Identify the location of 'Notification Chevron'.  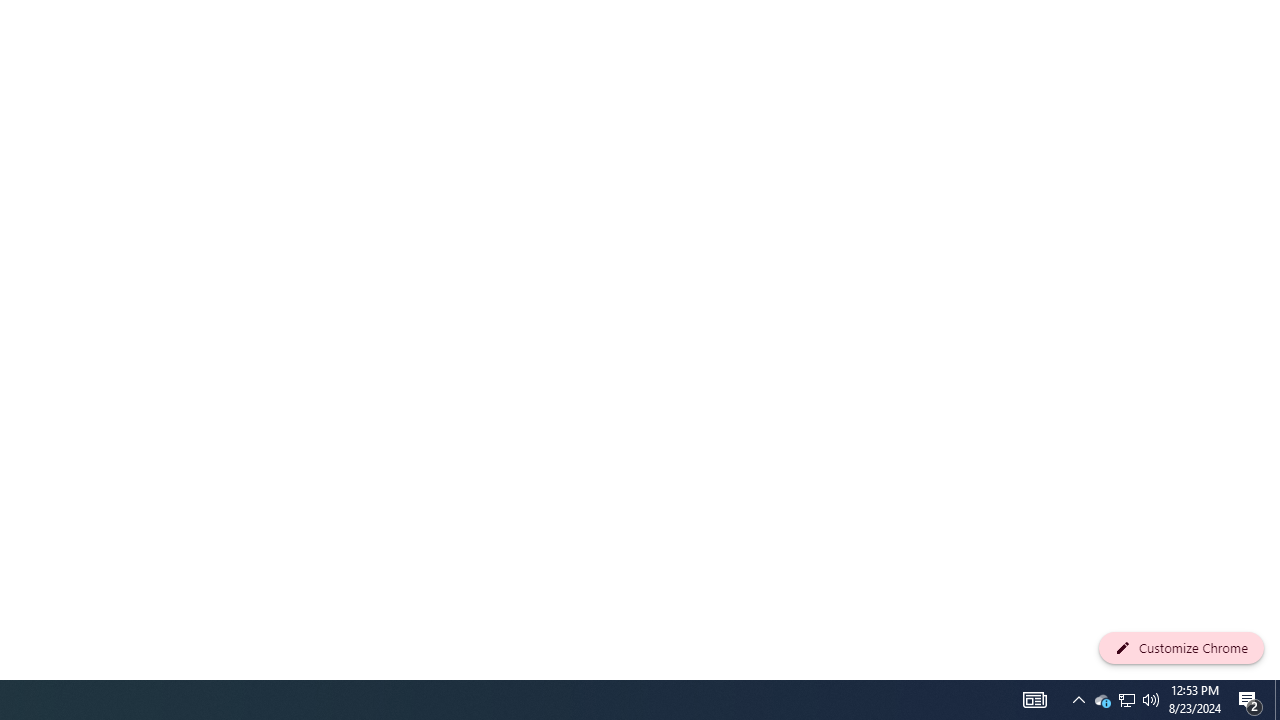
(1078, 698).